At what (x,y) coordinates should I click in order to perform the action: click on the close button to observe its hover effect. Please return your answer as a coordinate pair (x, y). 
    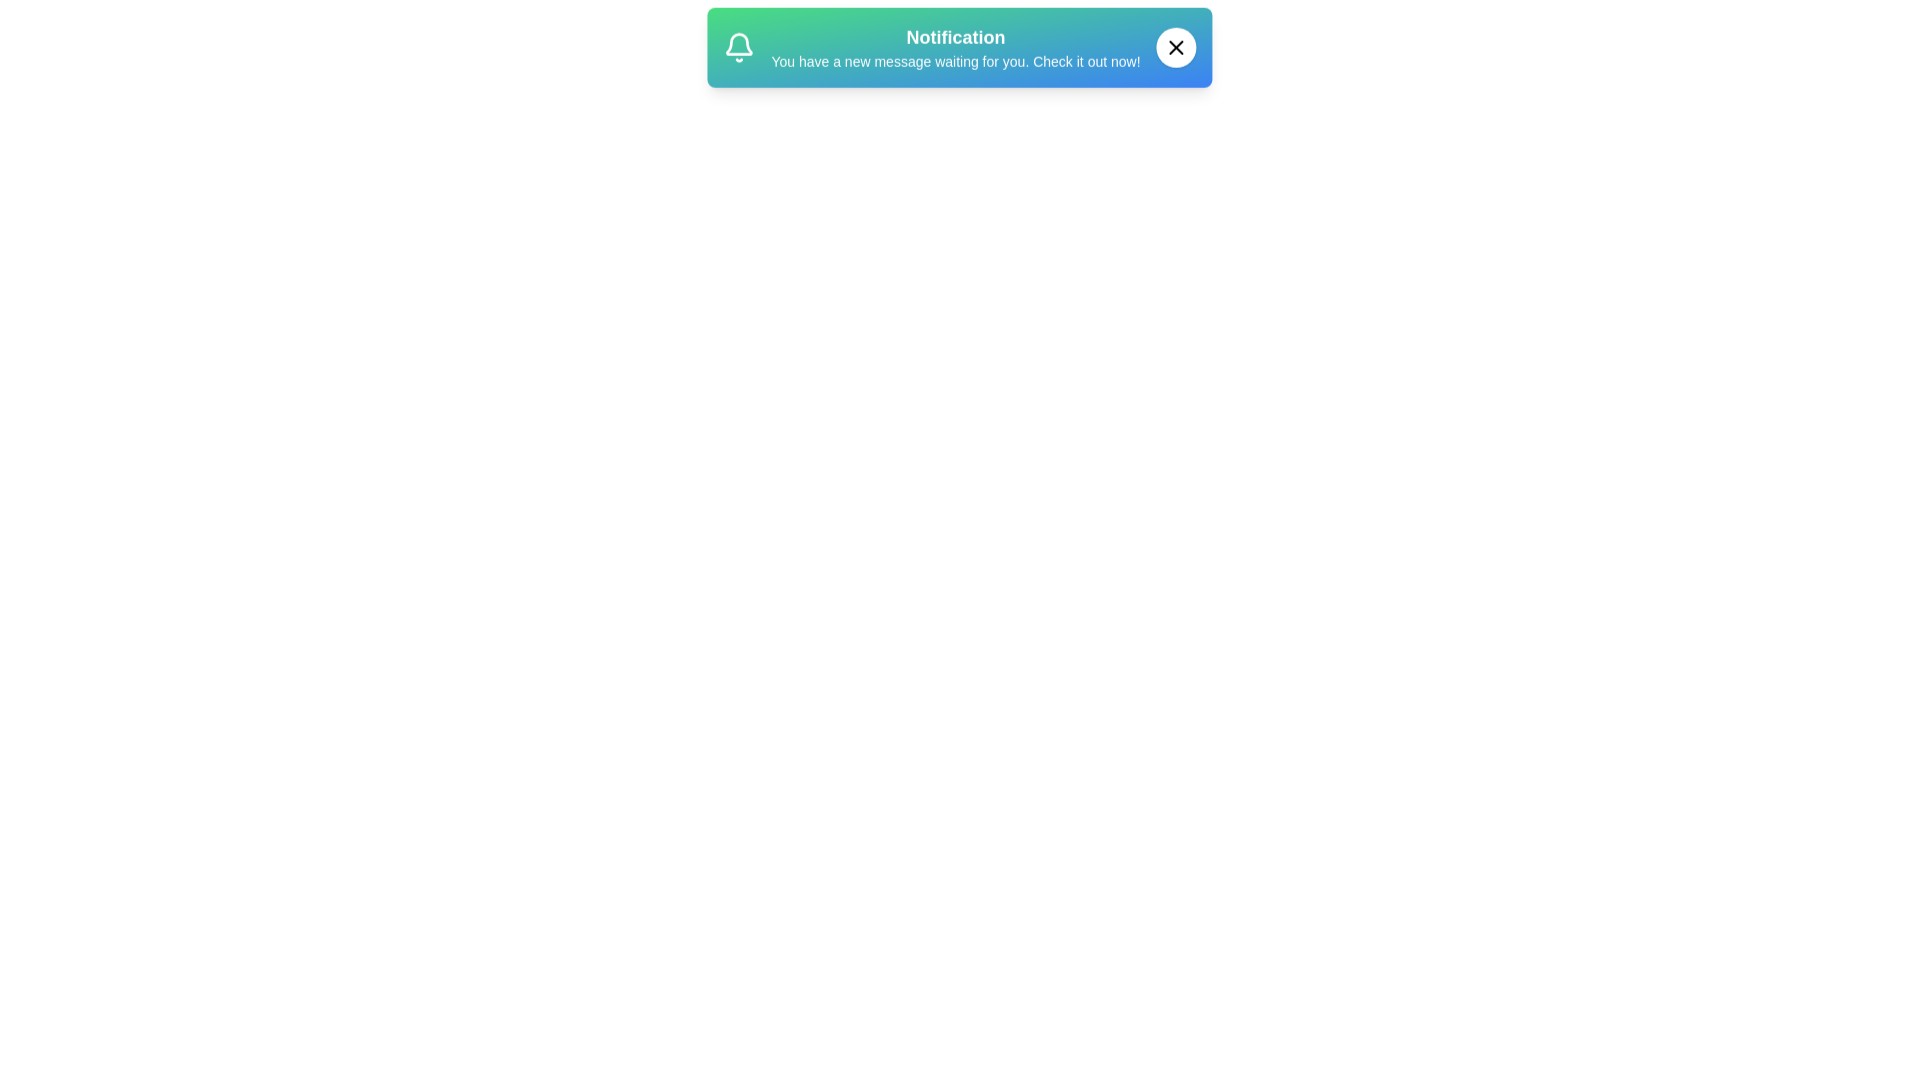
    Looking at the image, I should click on (1176, 55).